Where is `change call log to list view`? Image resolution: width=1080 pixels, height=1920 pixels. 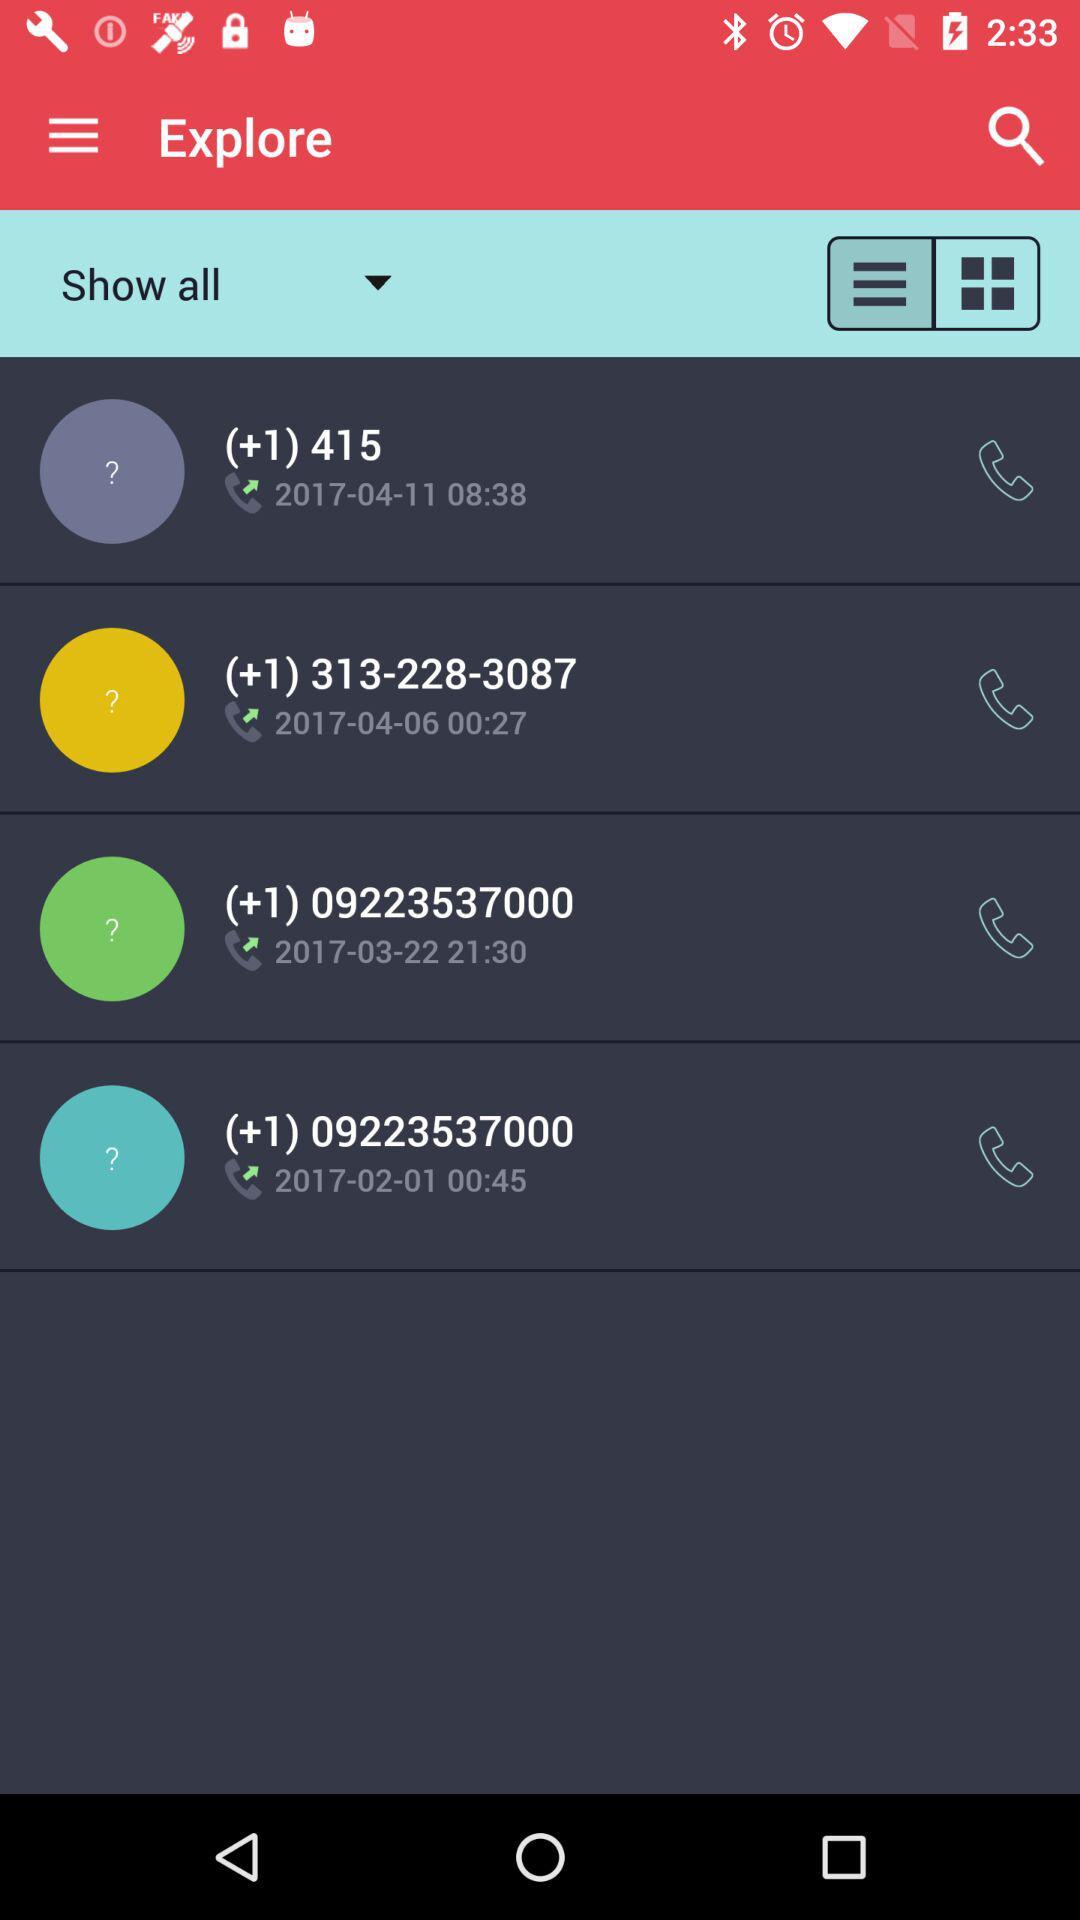 change call log to list view is located at coordinates (878, 282).